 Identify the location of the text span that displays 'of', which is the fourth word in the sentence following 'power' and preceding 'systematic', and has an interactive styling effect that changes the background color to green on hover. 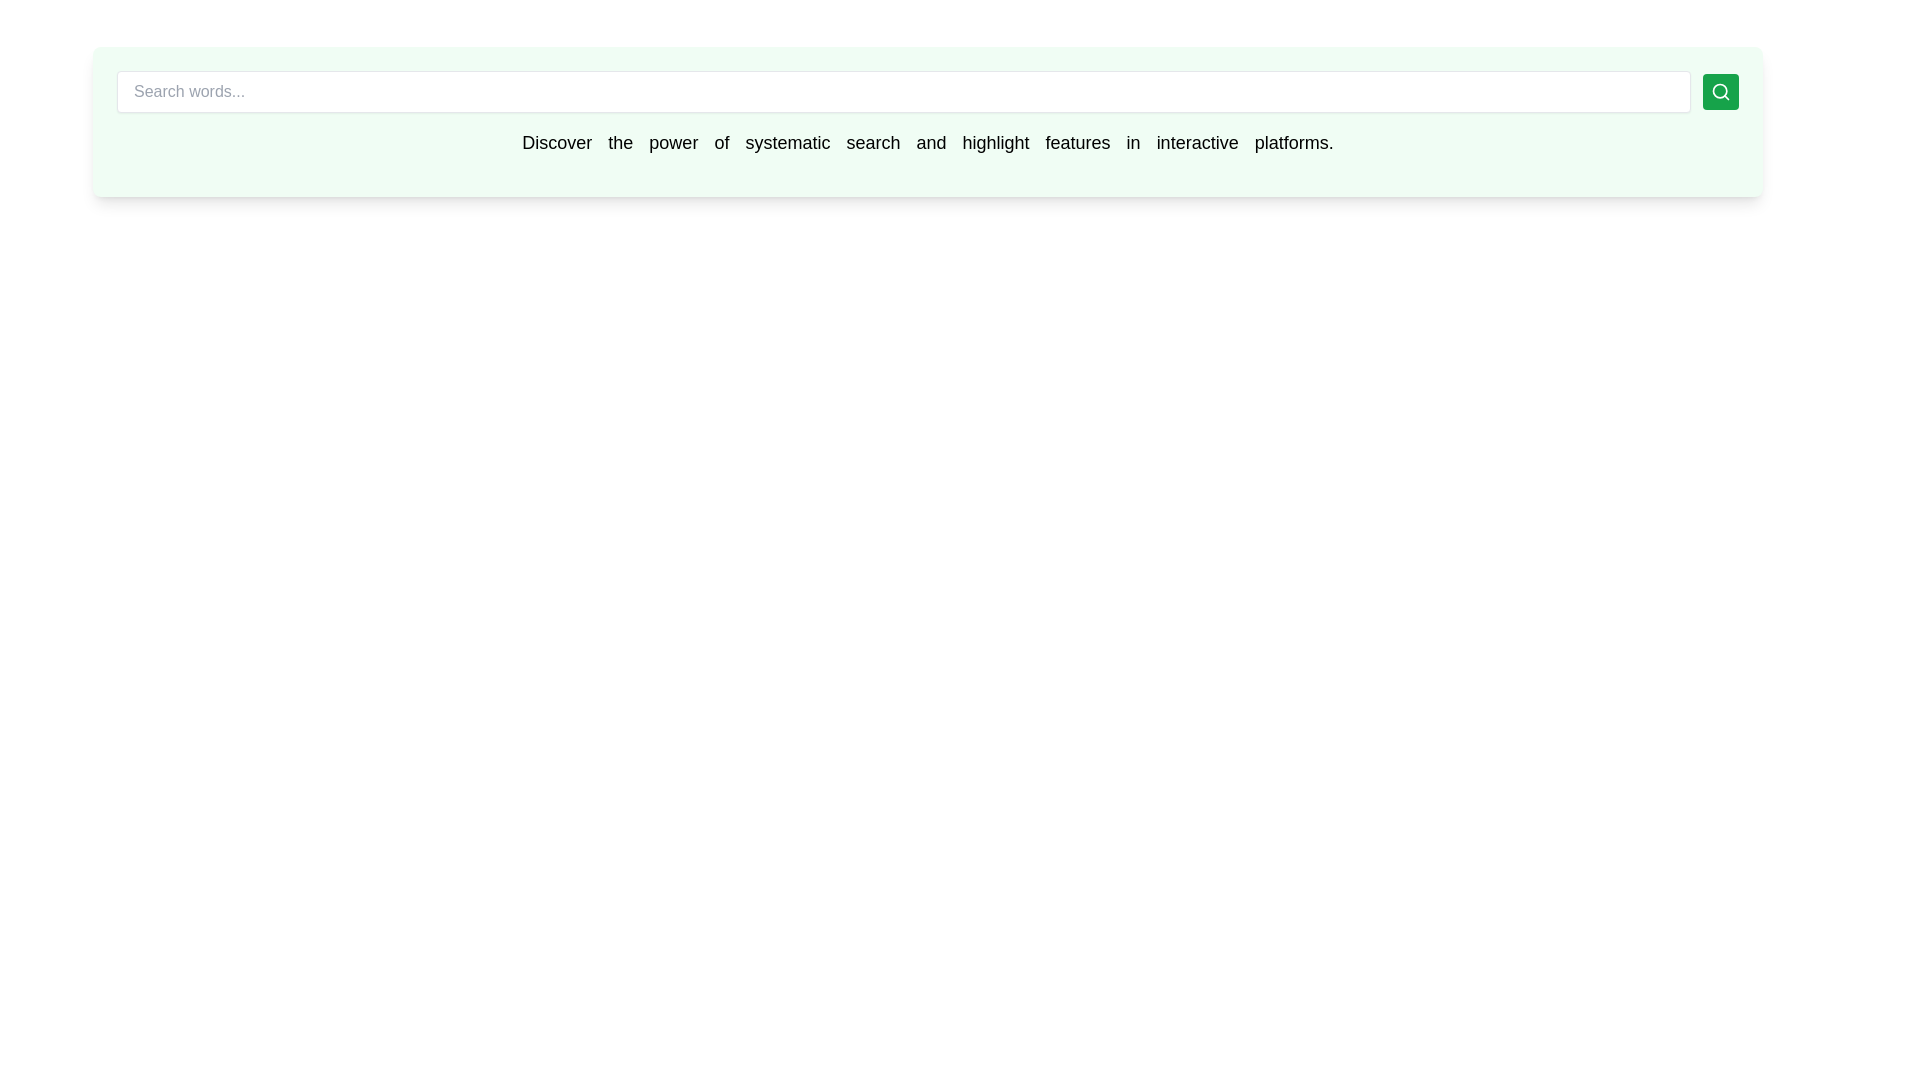
(720, 141).